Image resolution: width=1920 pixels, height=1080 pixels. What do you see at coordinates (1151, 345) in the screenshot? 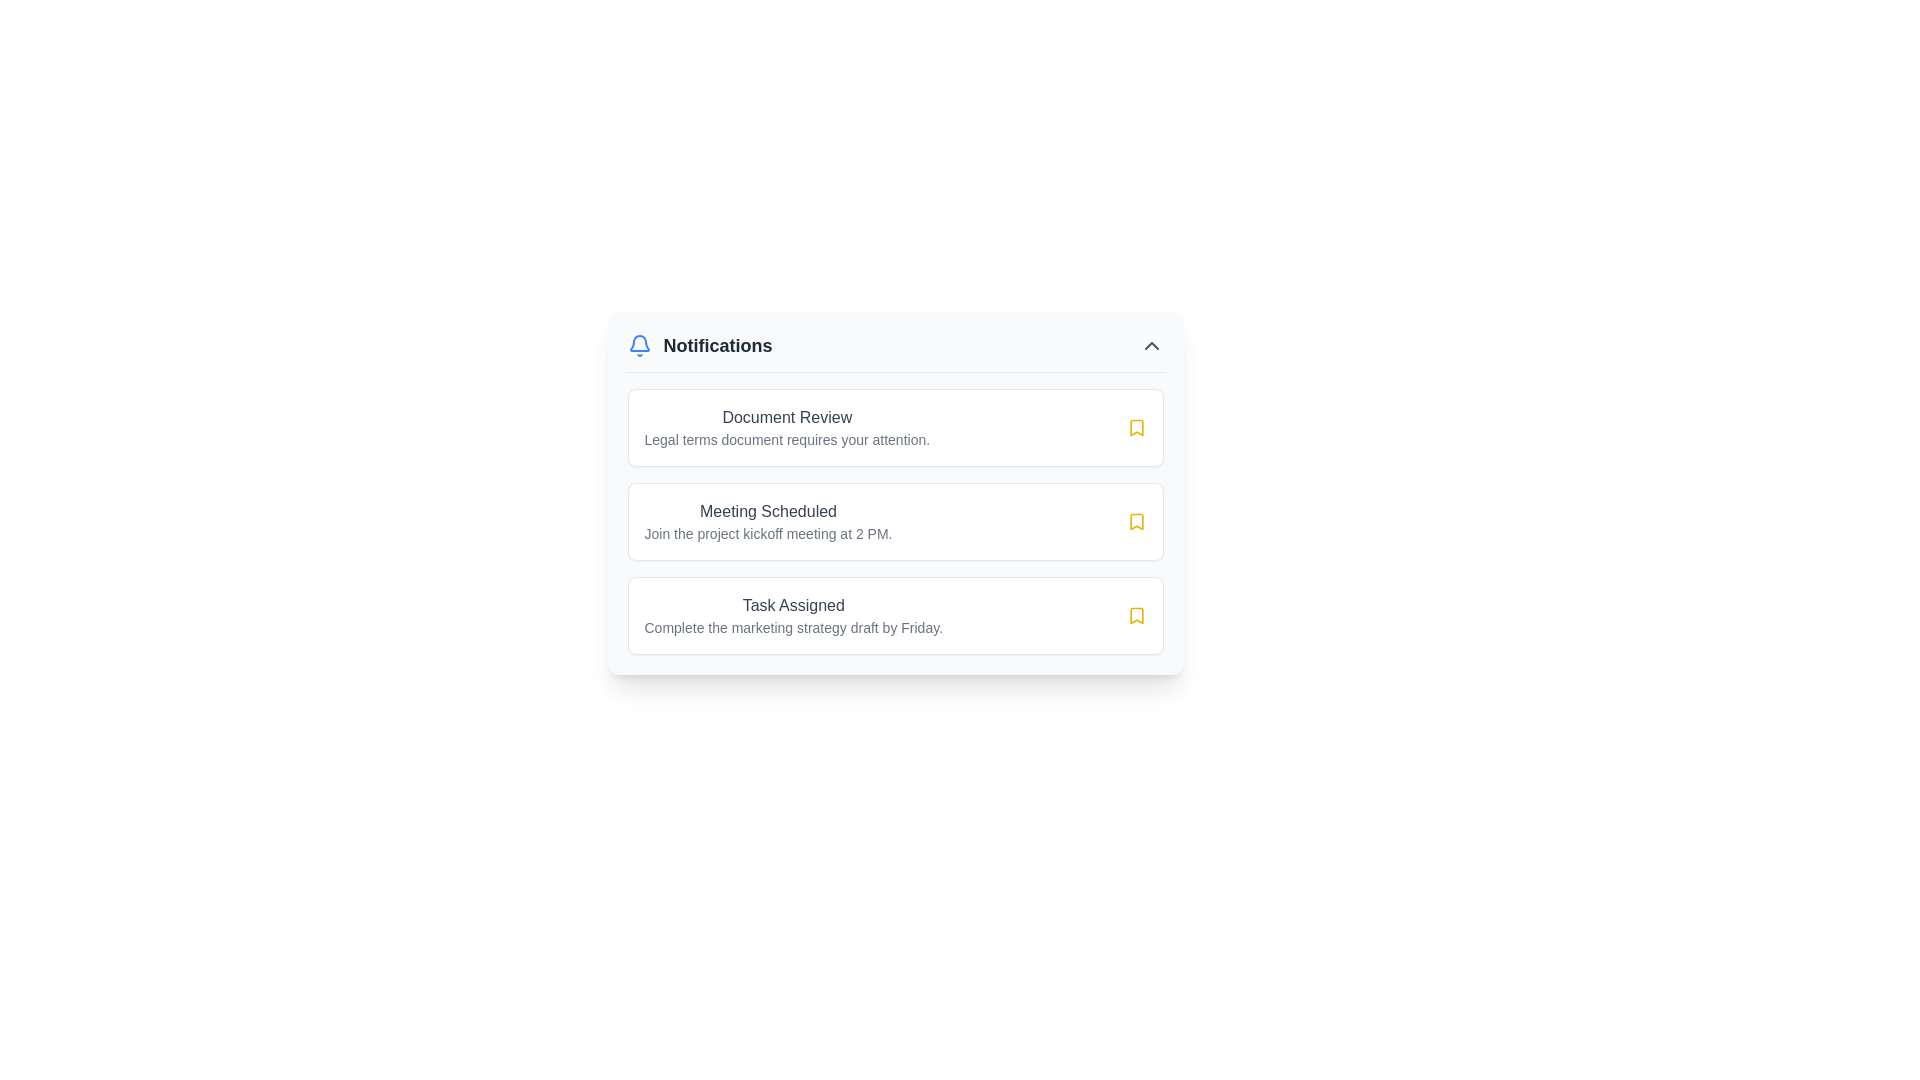
I see `the upward-facing chevron icon button located on the right side of the notifications header to observe its hover effects` at bounding box center [1151, 345].